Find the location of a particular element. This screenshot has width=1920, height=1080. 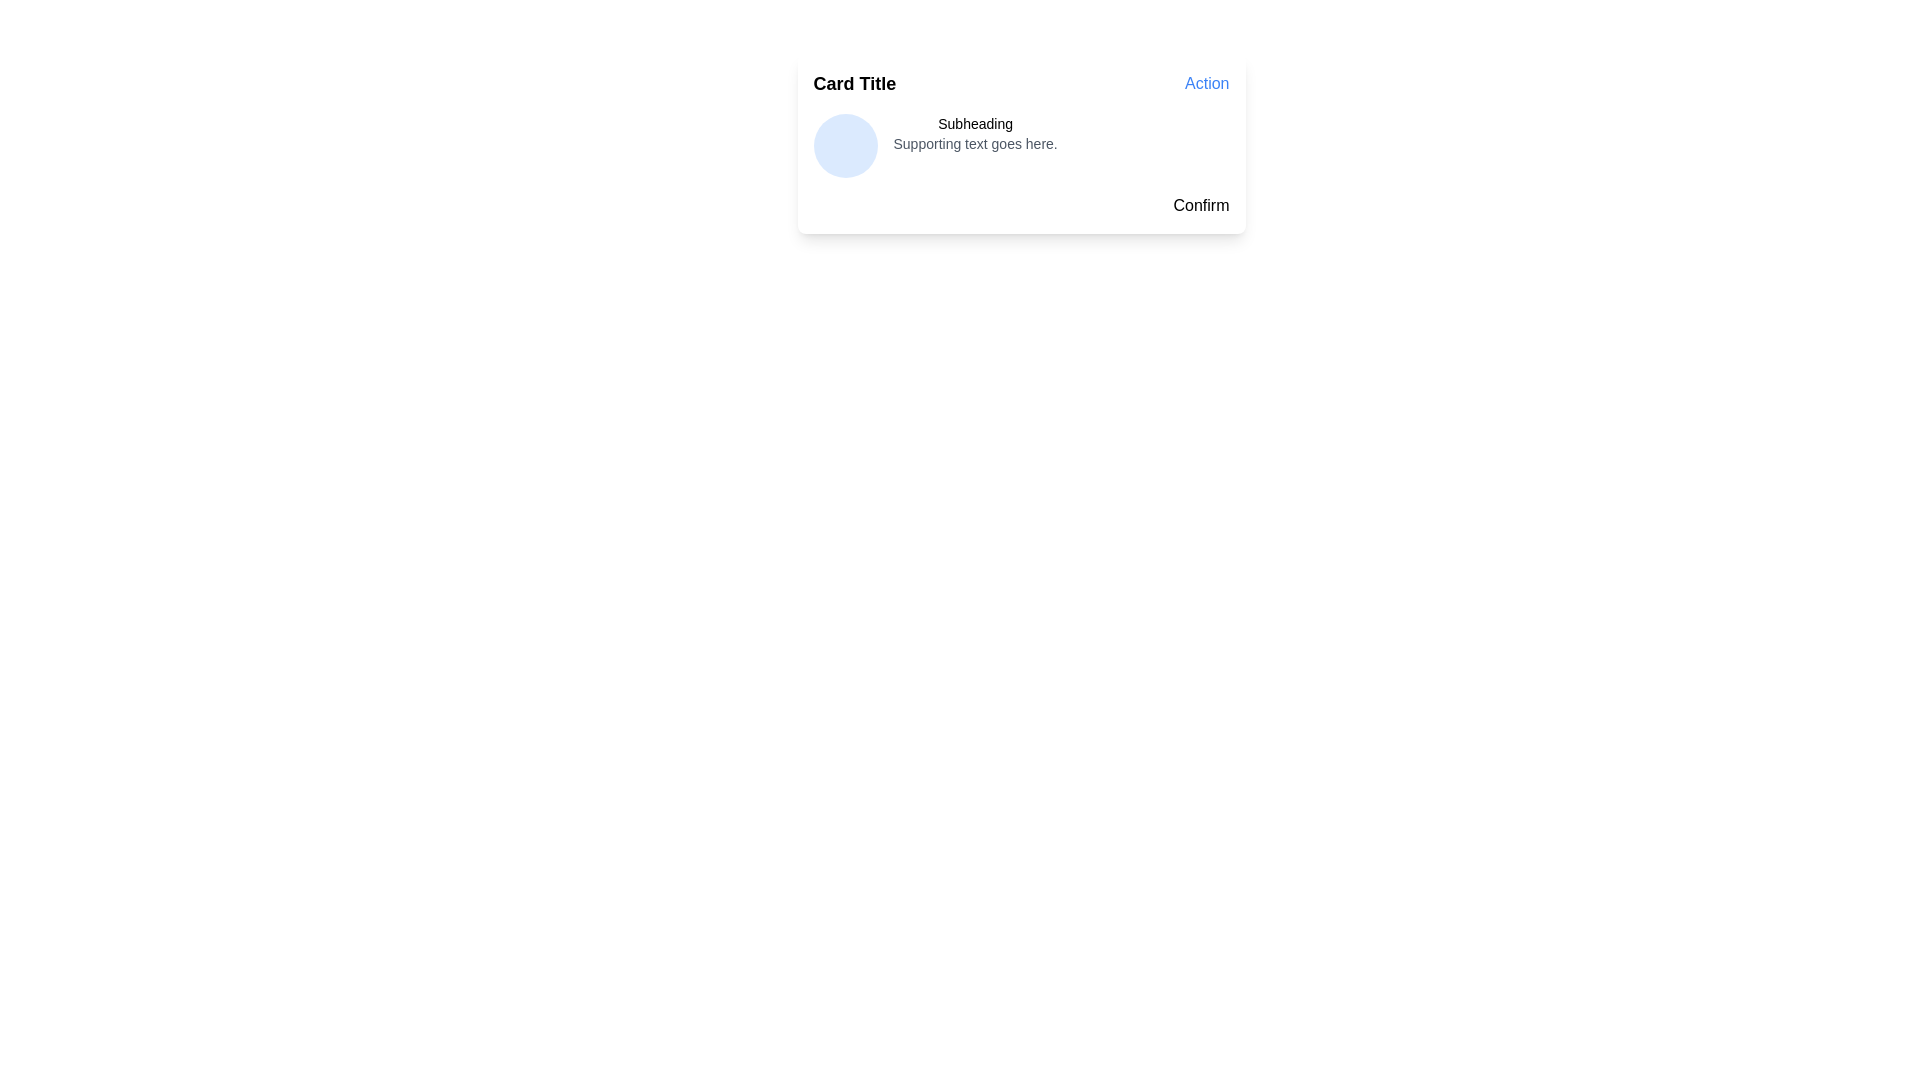

the confirm button located in the bottom-right corner of the card interface to confirm the action or selection made is located at coordinates (1200, 205).